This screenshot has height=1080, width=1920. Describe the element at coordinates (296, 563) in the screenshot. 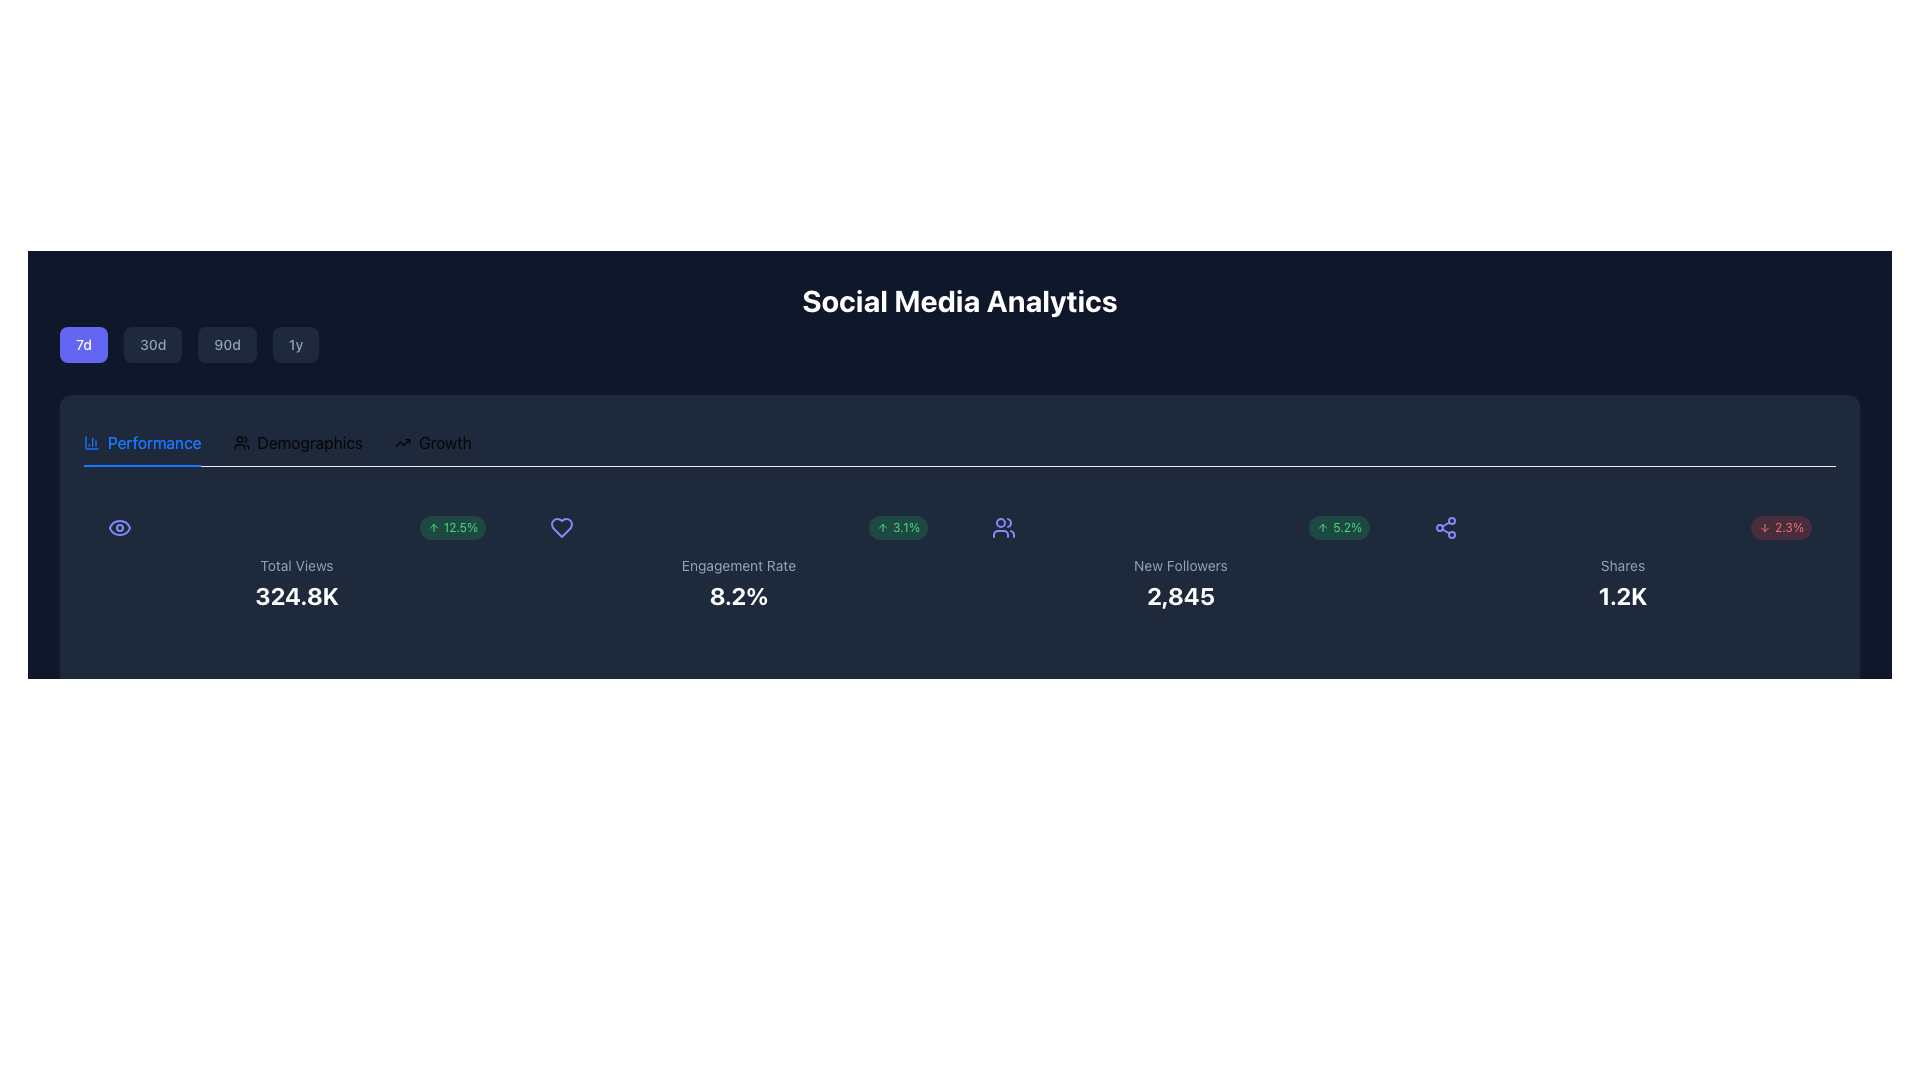

I see `the analytics card displaying total views (324.8K) and percentage increase (+12.5%) for additional options` at that location.